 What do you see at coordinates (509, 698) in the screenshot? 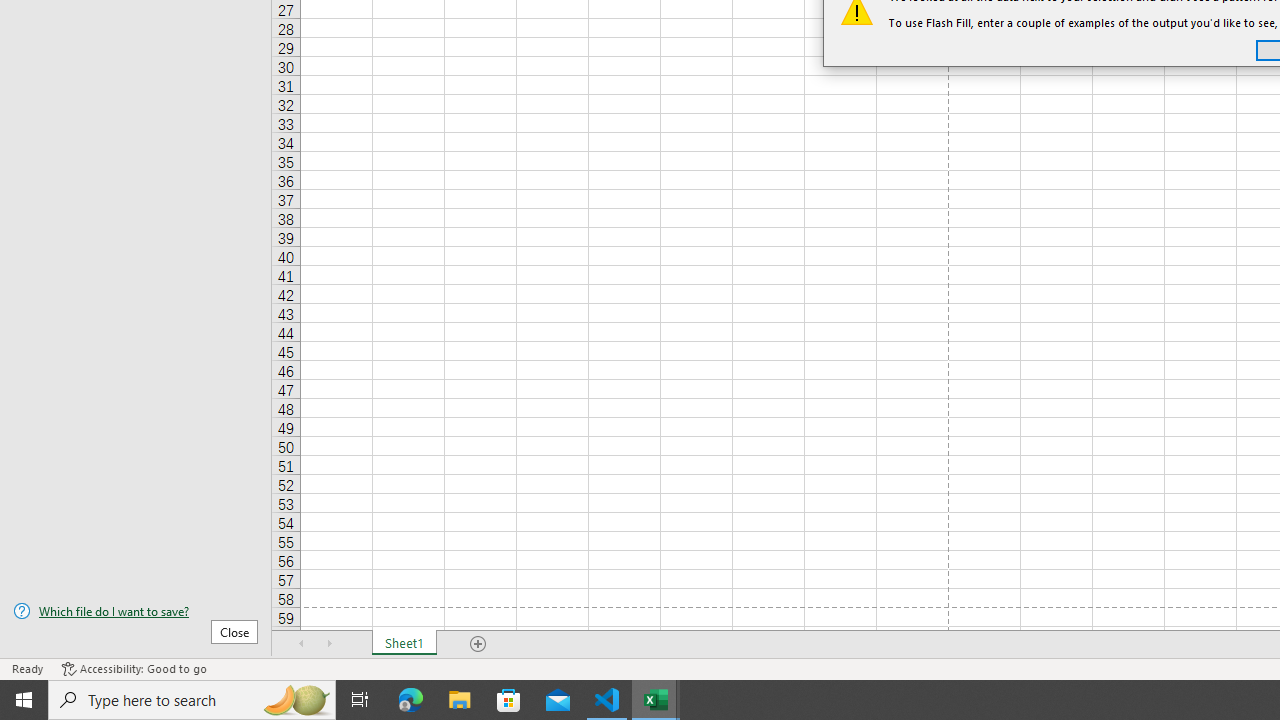
I see `'Microsoft Store'` at bounding box center [509, 698].